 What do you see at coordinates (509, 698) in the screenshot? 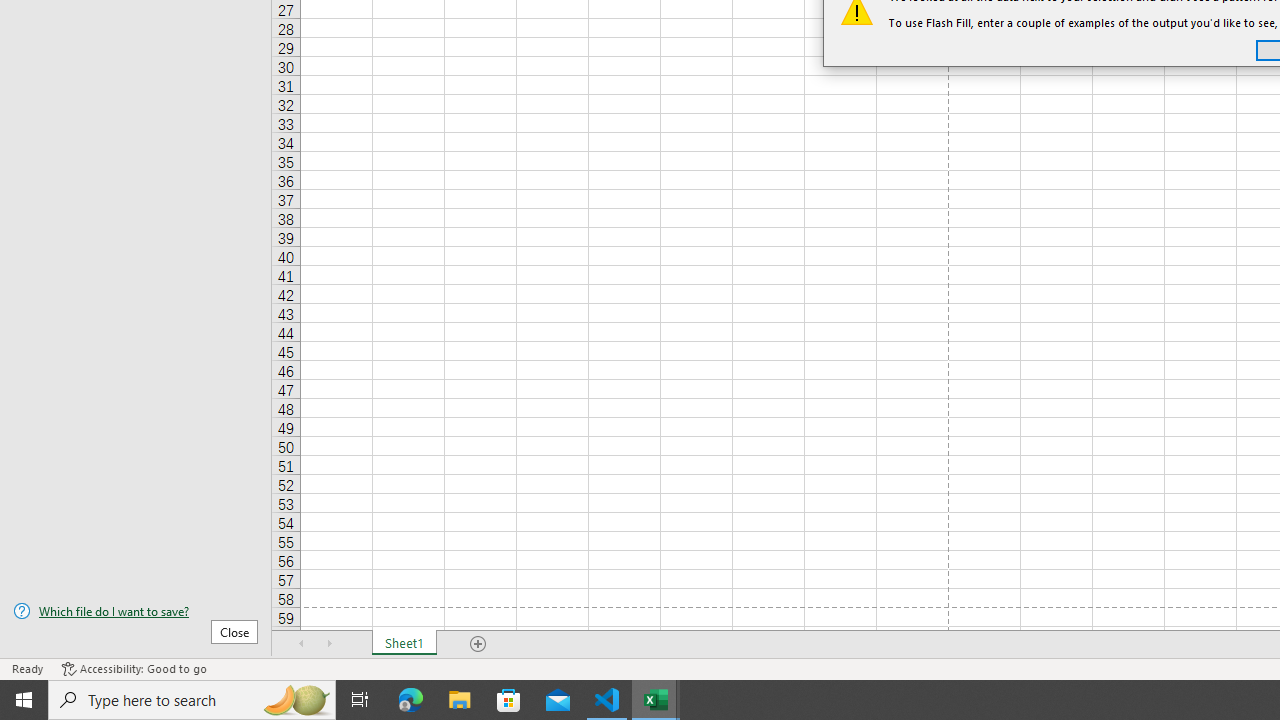
I see `'Microsoft Store'` at bounding box center [509, 698].